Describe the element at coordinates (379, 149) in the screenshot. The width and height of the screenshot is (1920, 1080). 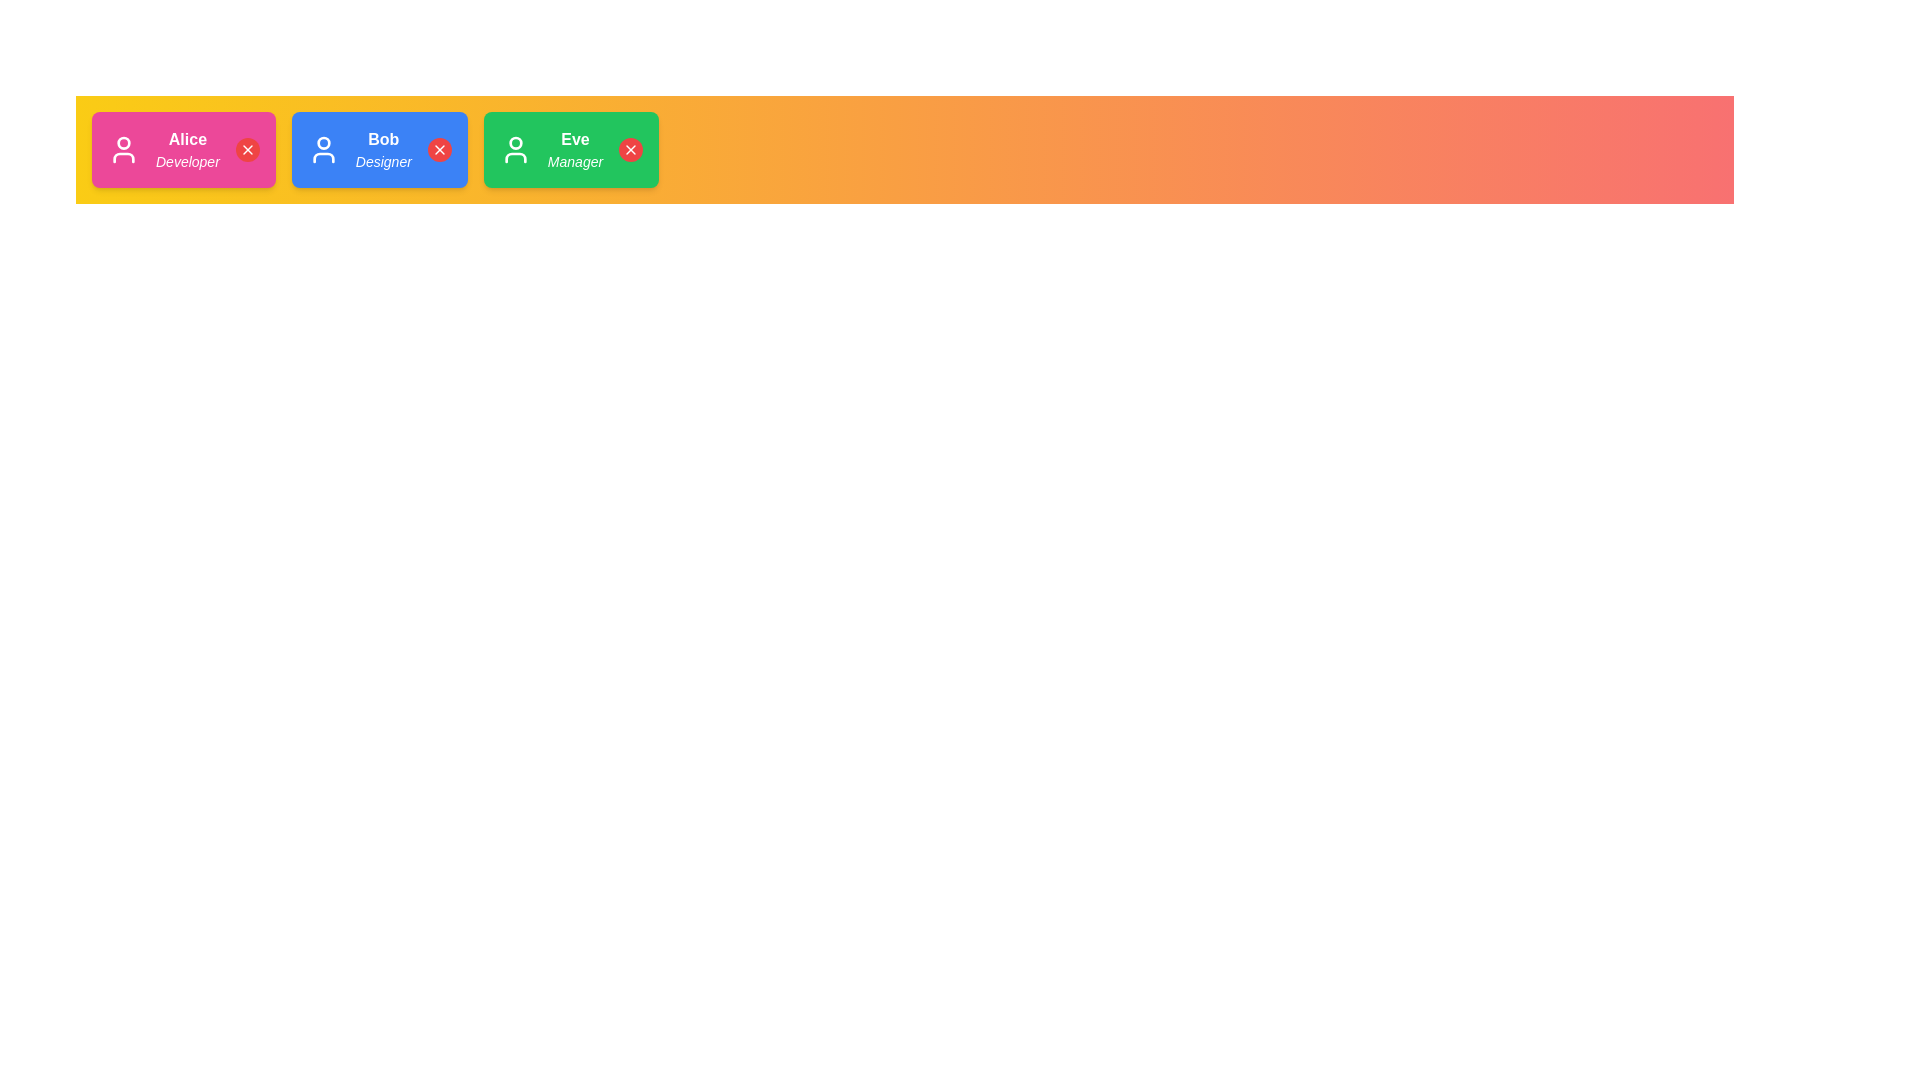
I see `the avatar chip corresponding to Bob` at that location.